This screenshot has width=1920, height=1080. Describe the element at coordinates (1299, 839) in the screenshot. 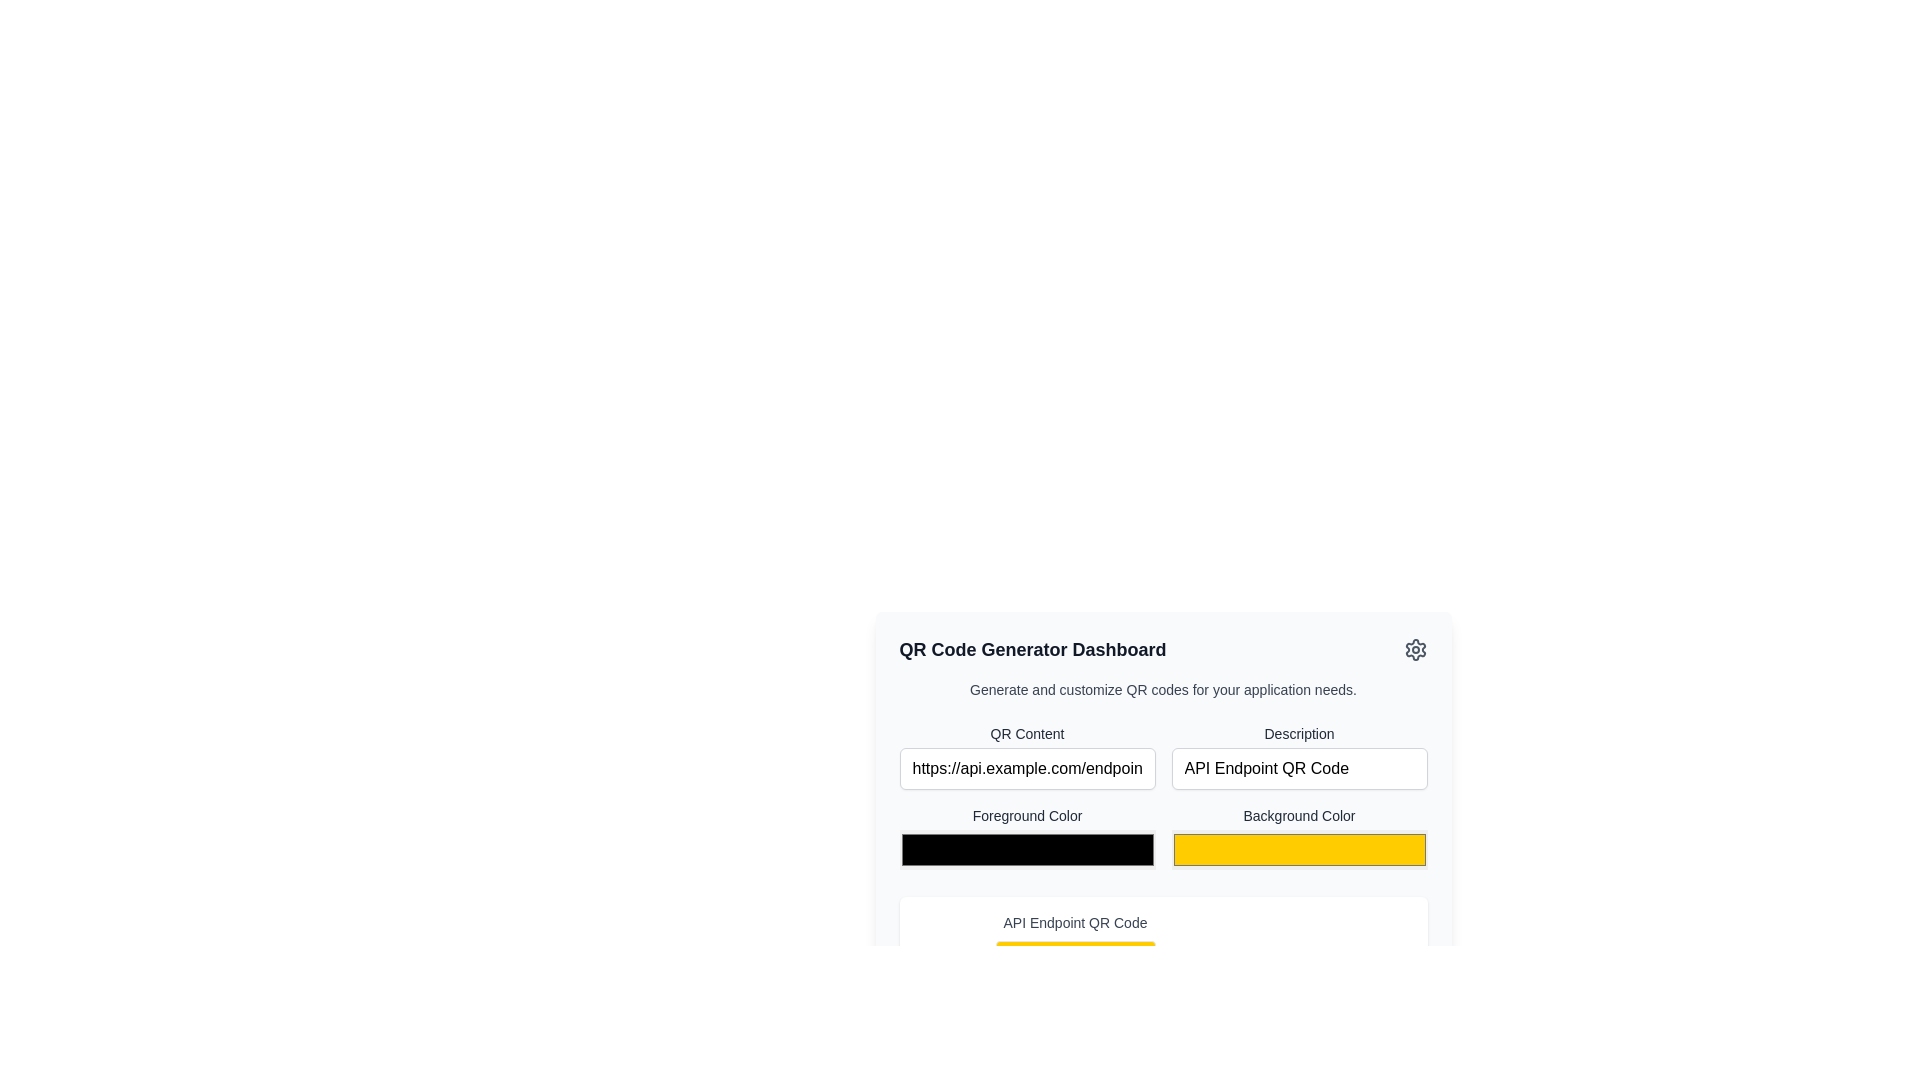

I see `the Color picker component labeled 'Background Color'` at that location.